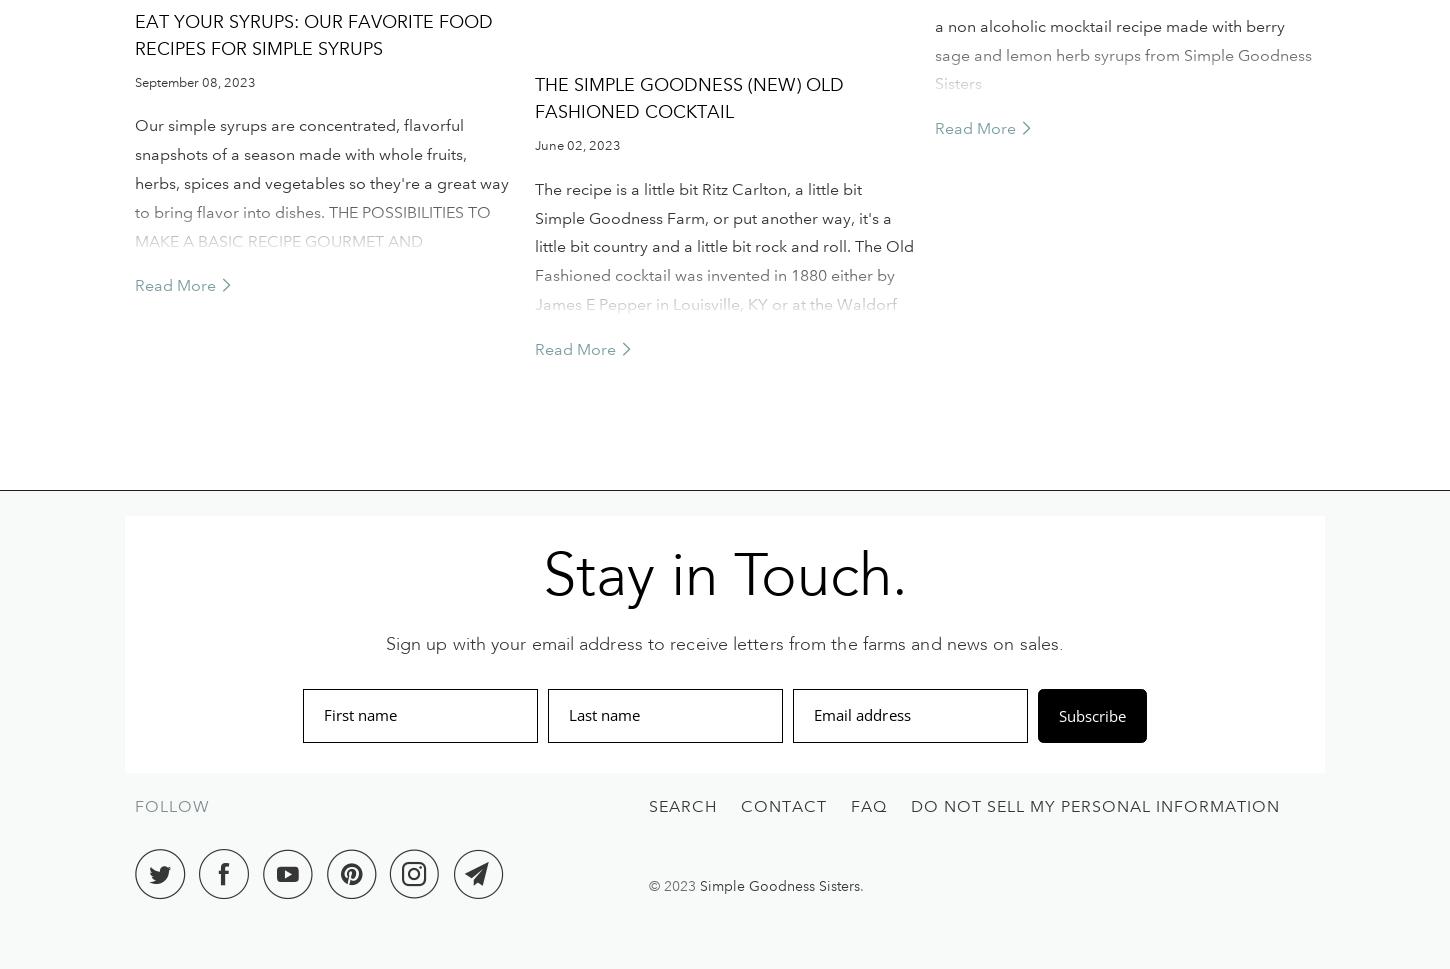  I want to click on 'Our simple syrups are concentrated, flavorful snapshots of a season made with whole fruits, herbs, spices and vegetables so they're a great way to bring flavor into dishes. THE POSSIBILITIES TO MAKE A BASIC RECIPE GOURMET AND SEASONALLY INFLUENCED IS ENDLESS WITH SYRUPS, THAT'S WHY THEY HAVE BEEN MADE AS PRESERVES IN THE HOMESTEAD FOR AGES', so click(322, 225).